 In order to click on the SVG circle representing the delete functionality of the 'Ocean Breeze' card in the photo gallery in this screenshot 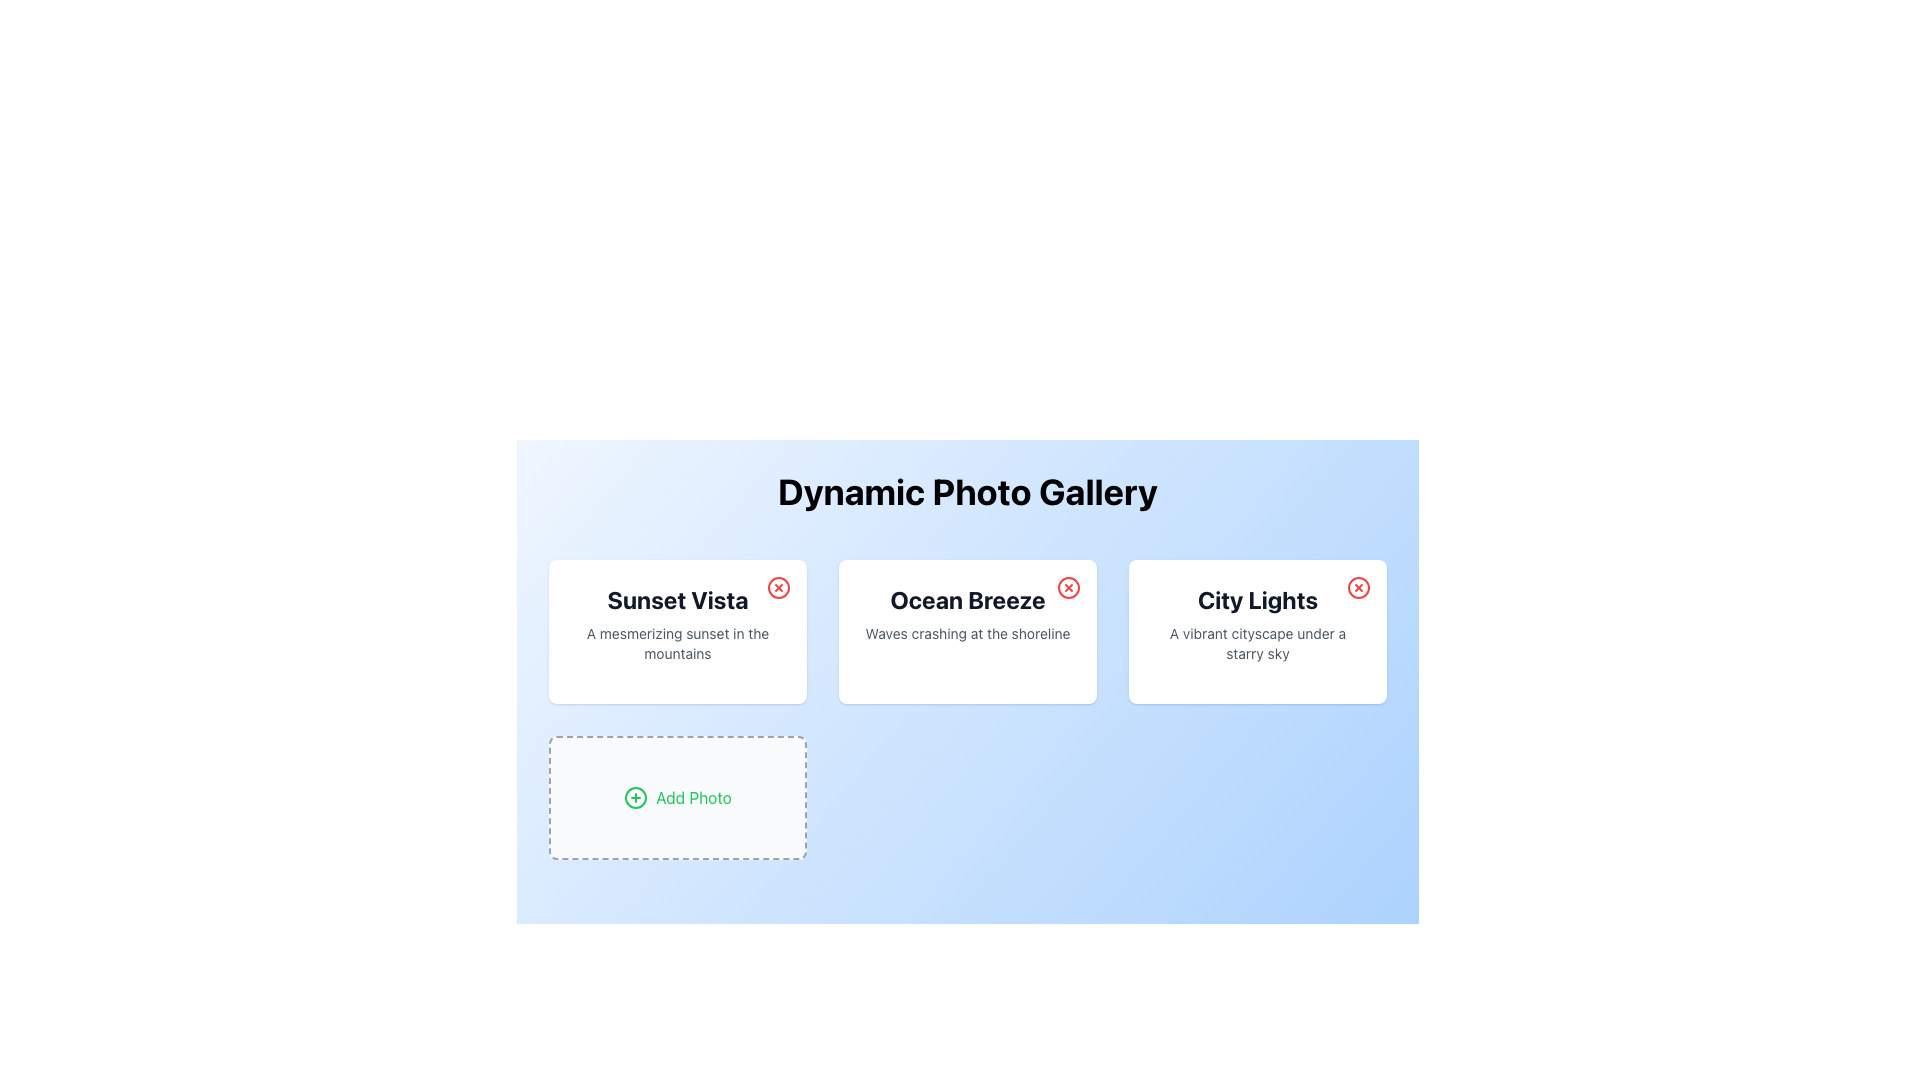, I will do `click(1068, 586)`.